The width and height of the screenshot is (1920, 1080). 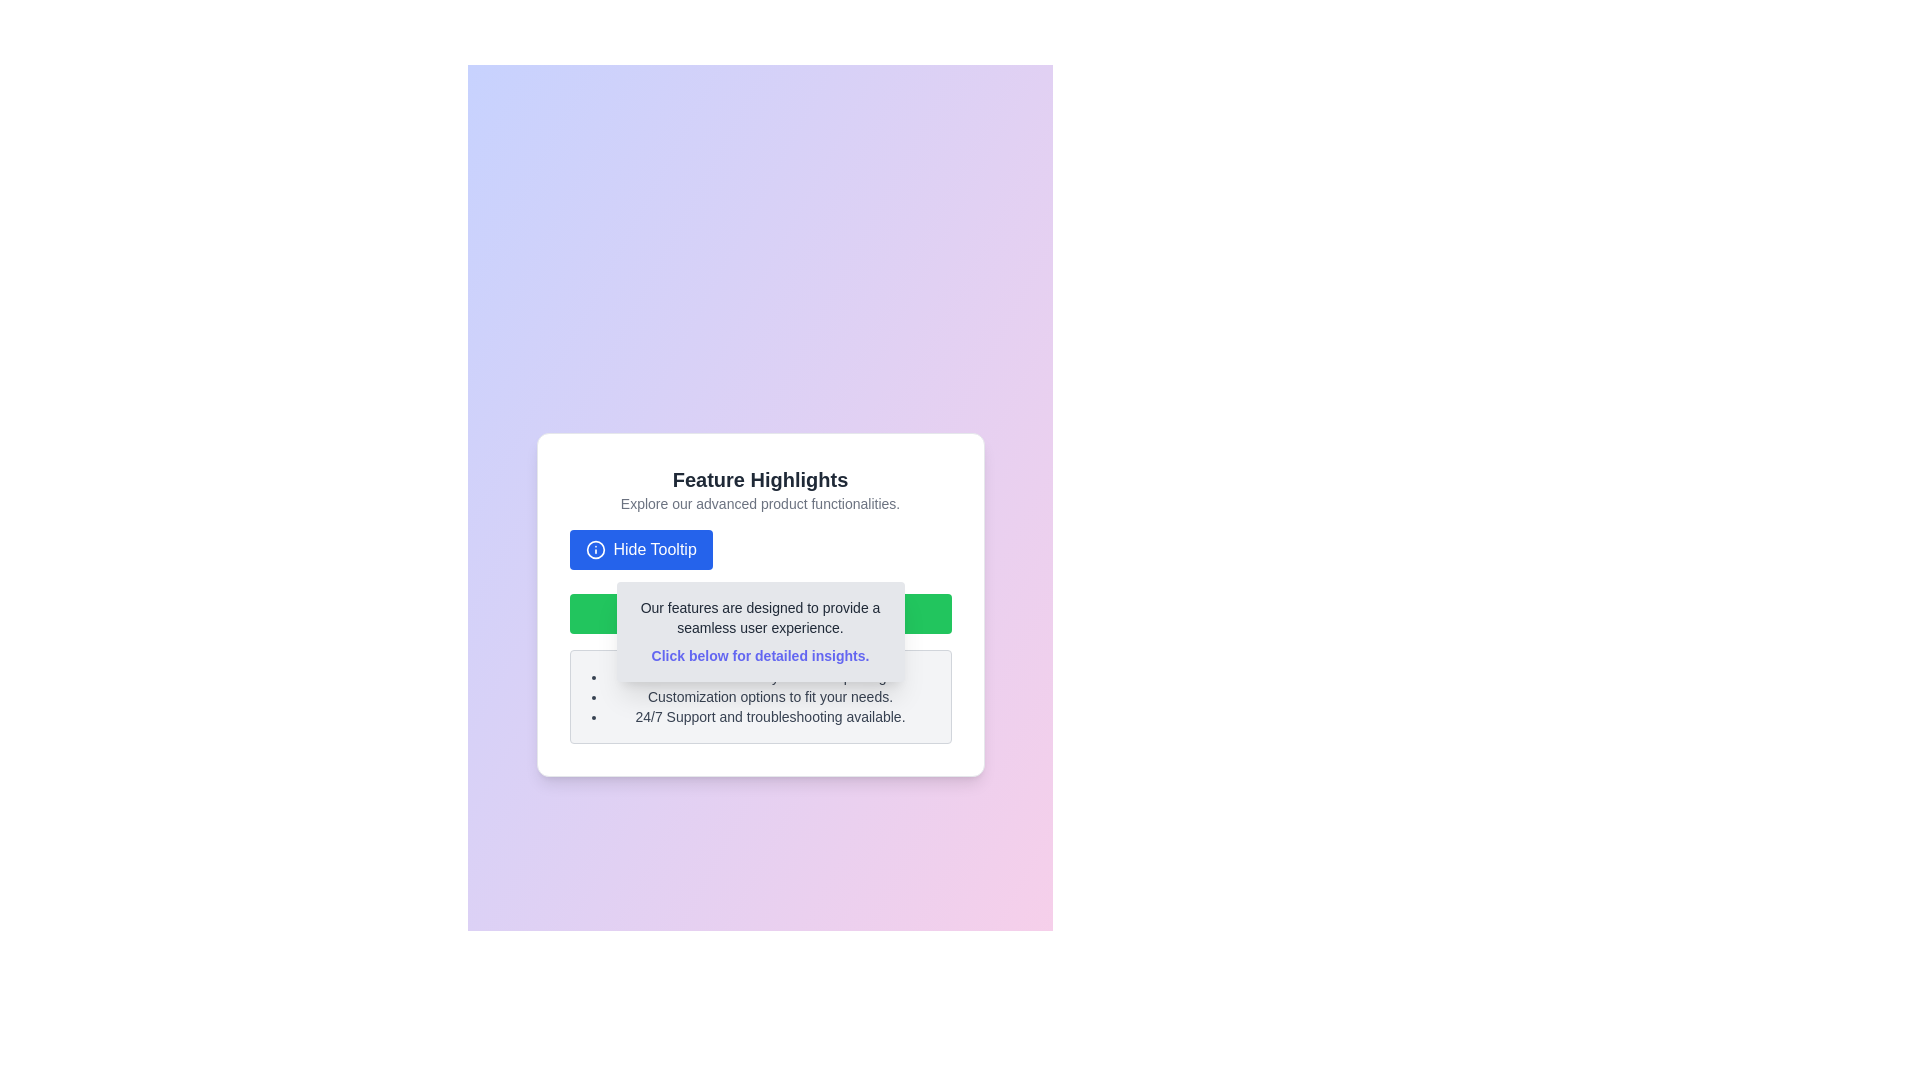 I want to click on informative text list item that describes a feature or benefit of the product, which is positioned below 'Real-time data analytics and reporting.' and above '24/7 Support and troubleshooting available.', so click(x=769, y=696).